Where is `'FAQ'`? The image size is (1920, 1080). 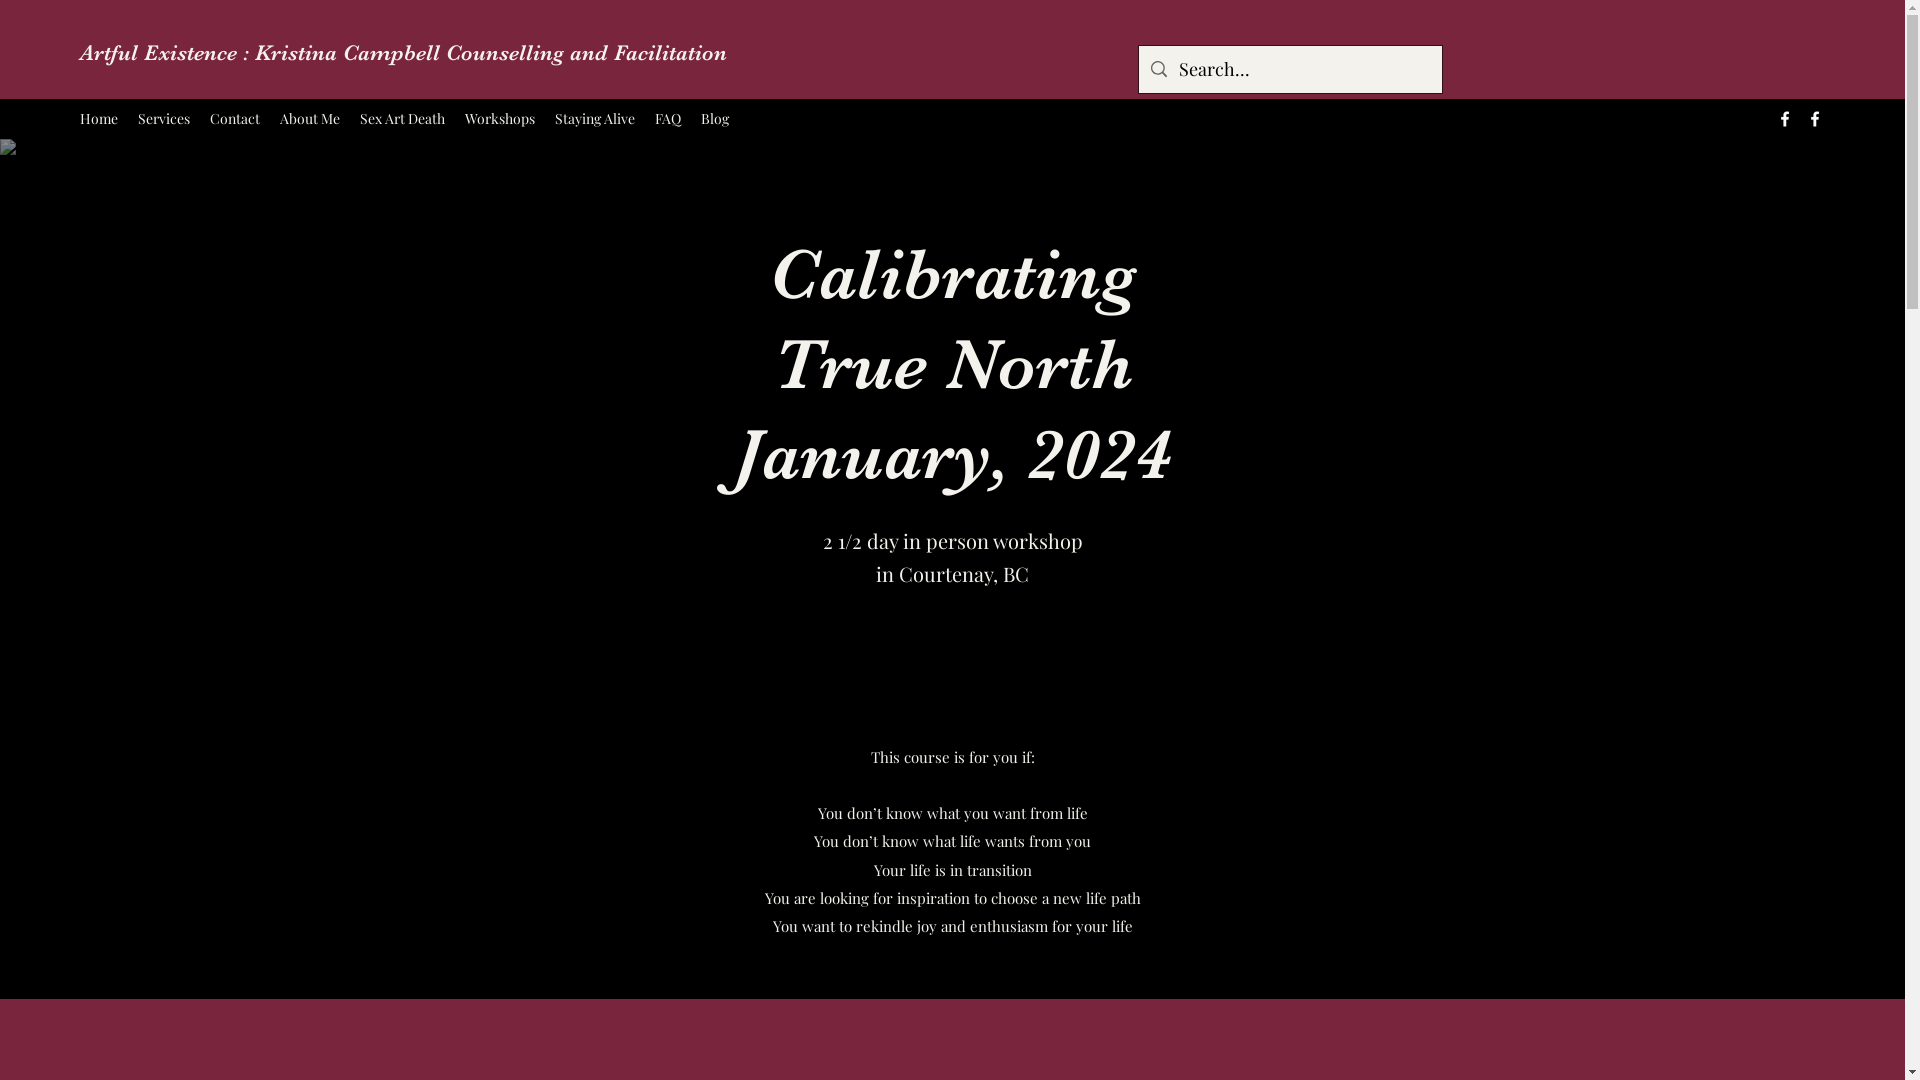
'FAQ' is located at coordinates (667, 119).